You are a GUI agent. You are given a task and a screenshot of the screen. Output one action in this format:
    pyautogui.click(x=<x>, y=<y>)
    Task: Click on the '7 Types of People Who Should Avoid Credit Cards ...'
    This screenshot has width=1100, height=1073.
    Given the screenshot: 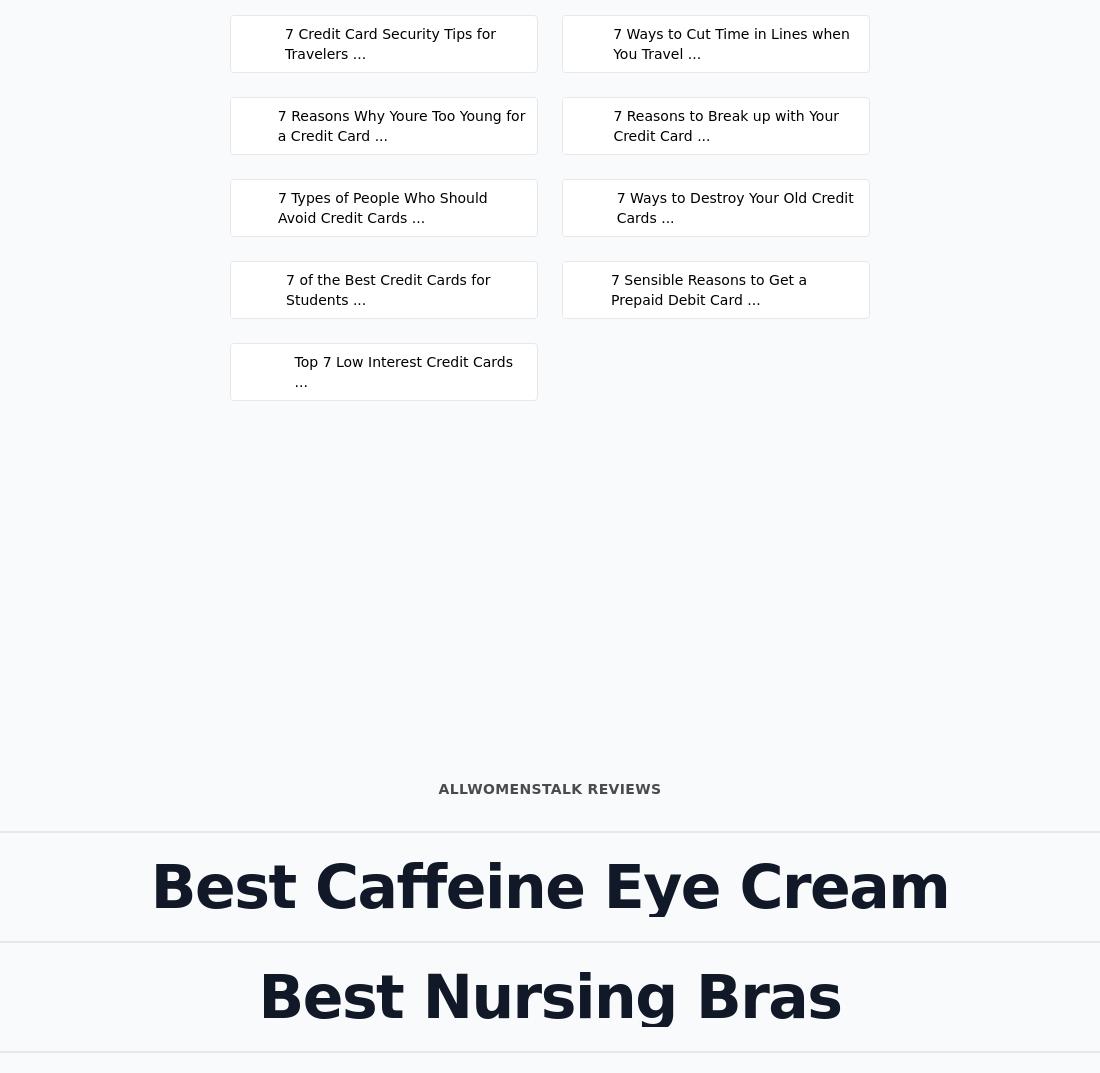 What is the action you would take?
    pyautogui.click(x=275, y=207)
    